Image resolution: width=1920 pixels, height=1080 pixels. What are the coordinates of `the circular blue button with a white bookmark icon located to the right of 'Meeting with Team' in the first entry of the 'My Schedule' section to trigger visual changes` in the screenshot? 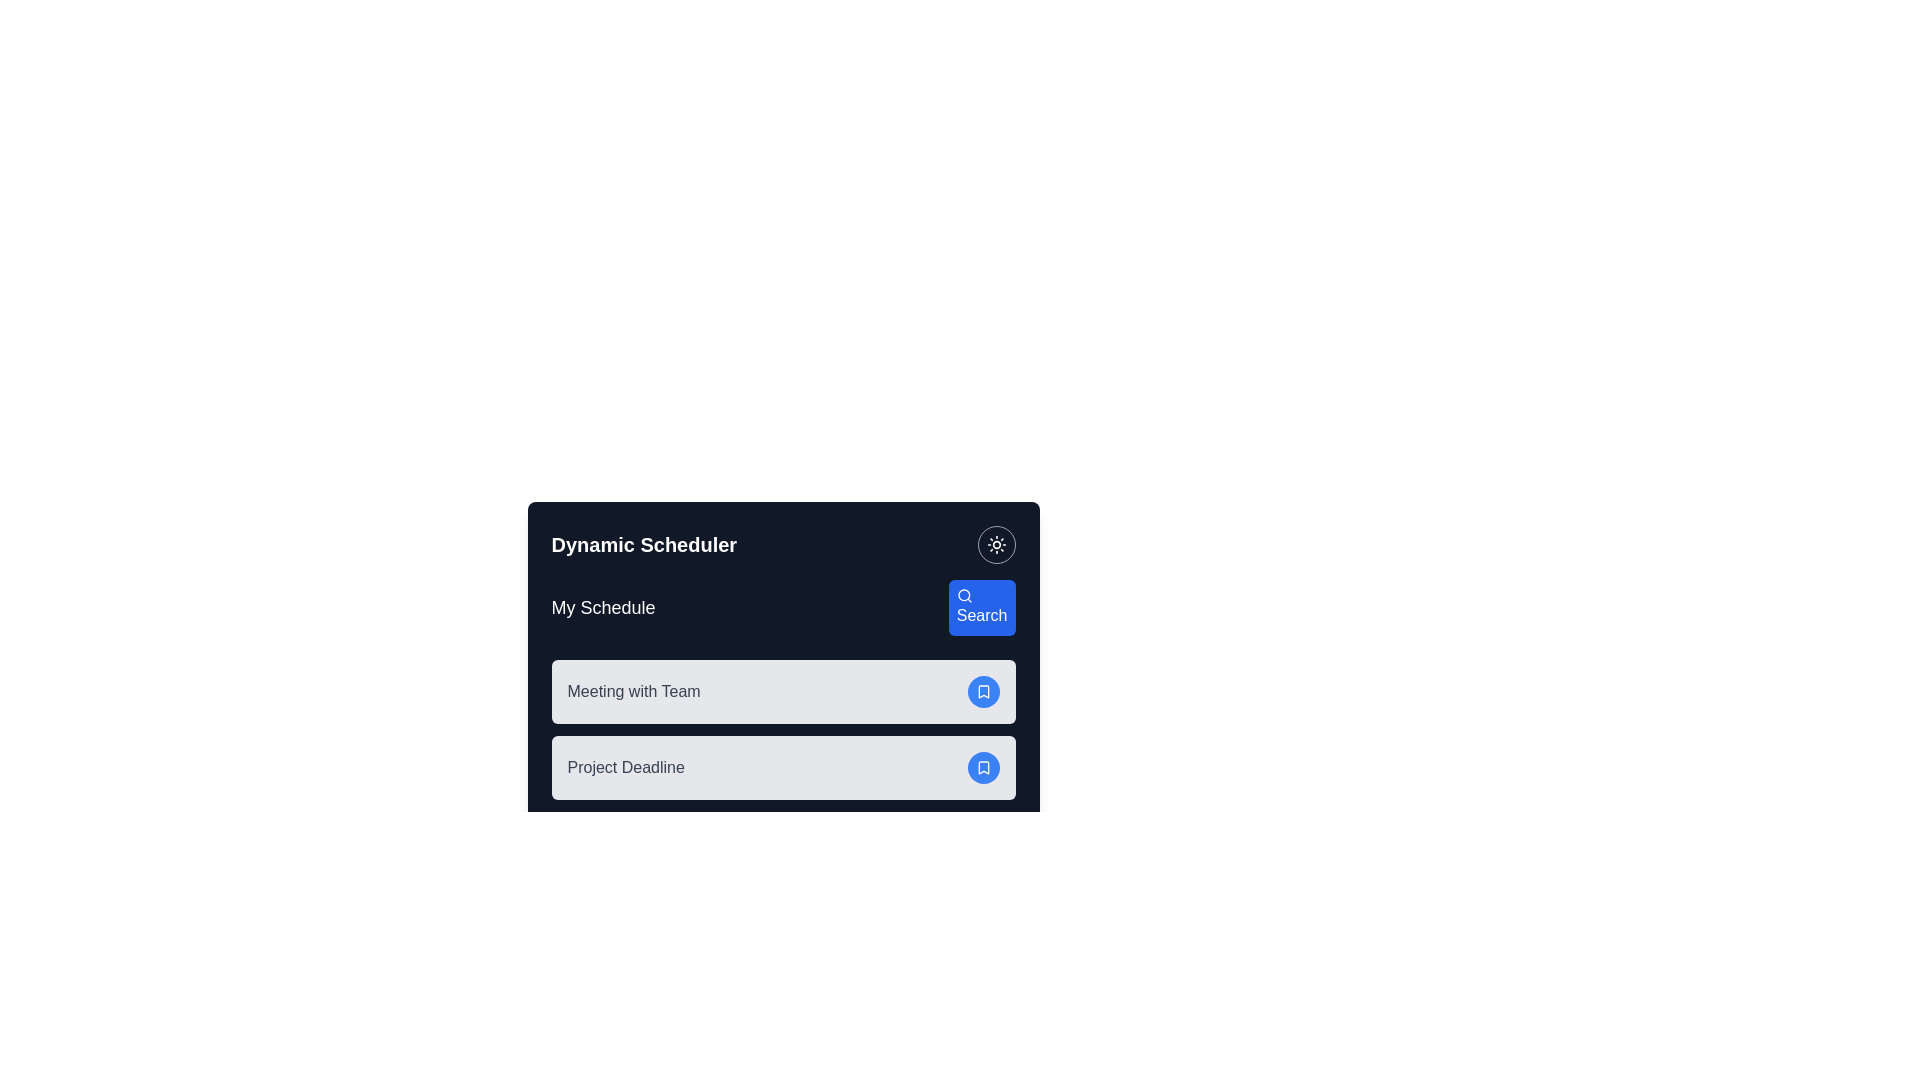 It's located at (983, 690).